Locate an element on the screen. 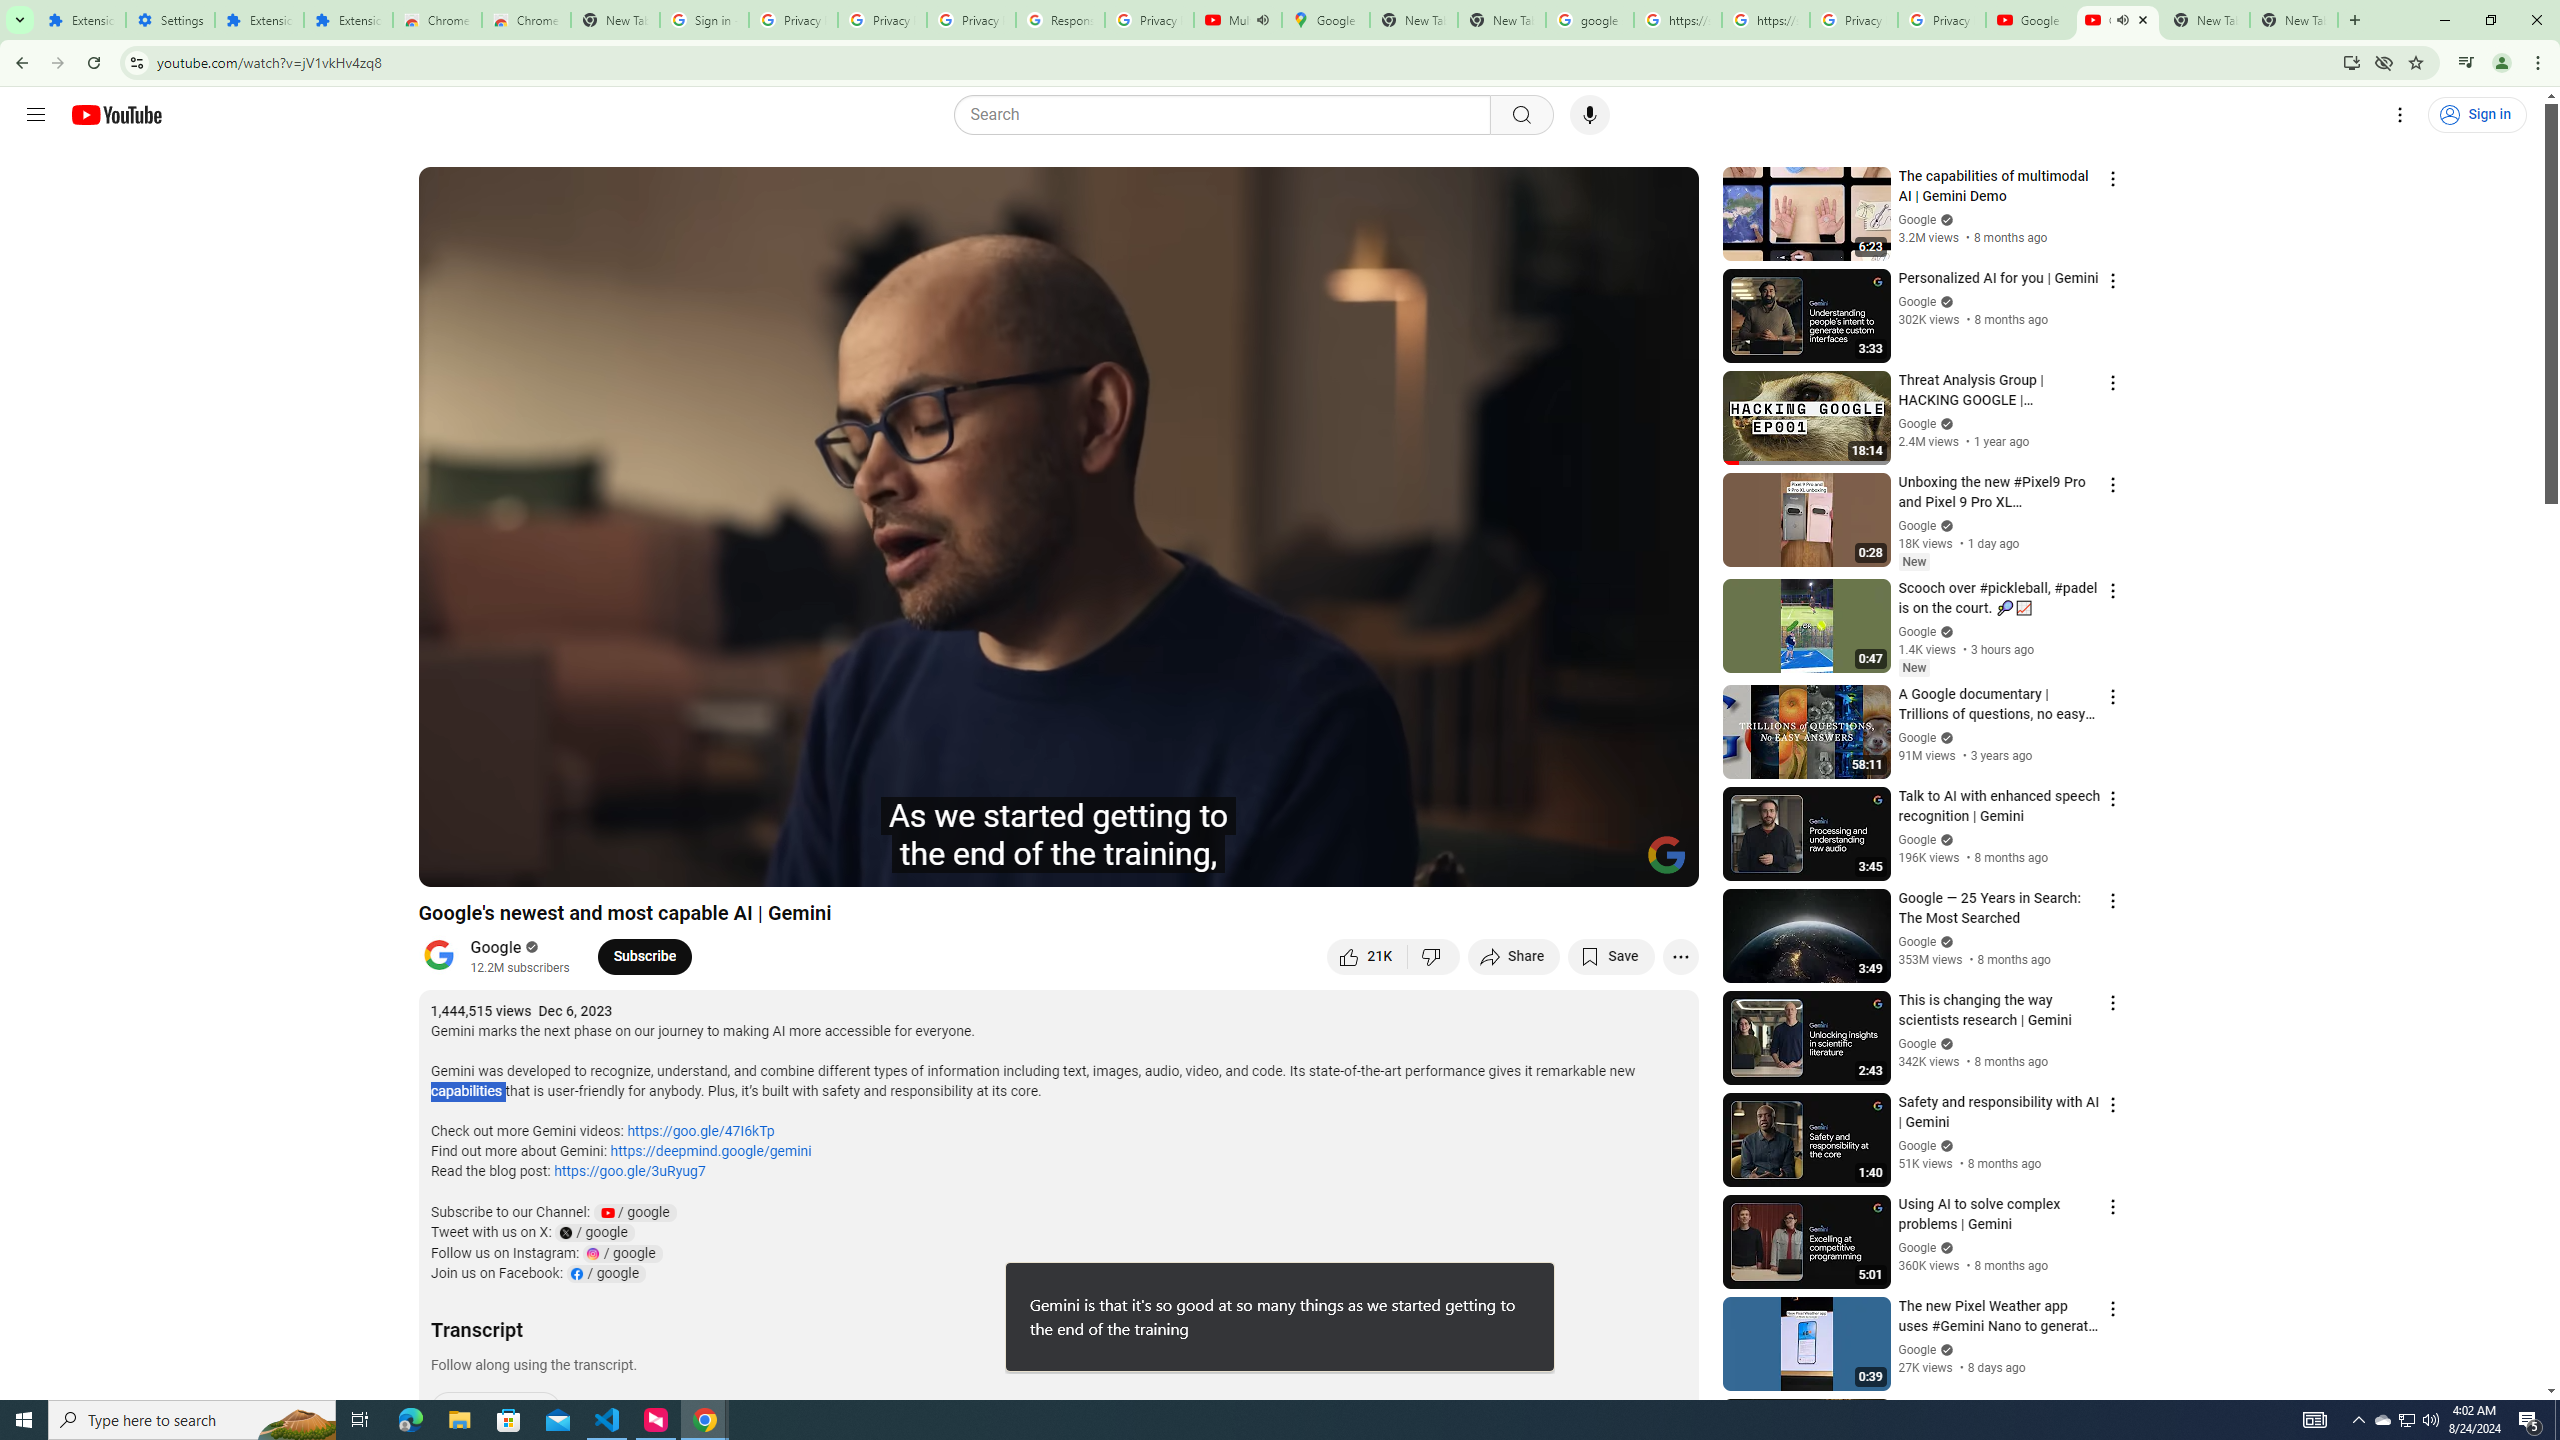  'Miniplayer (i)' is located at coordinates (1565, 862).